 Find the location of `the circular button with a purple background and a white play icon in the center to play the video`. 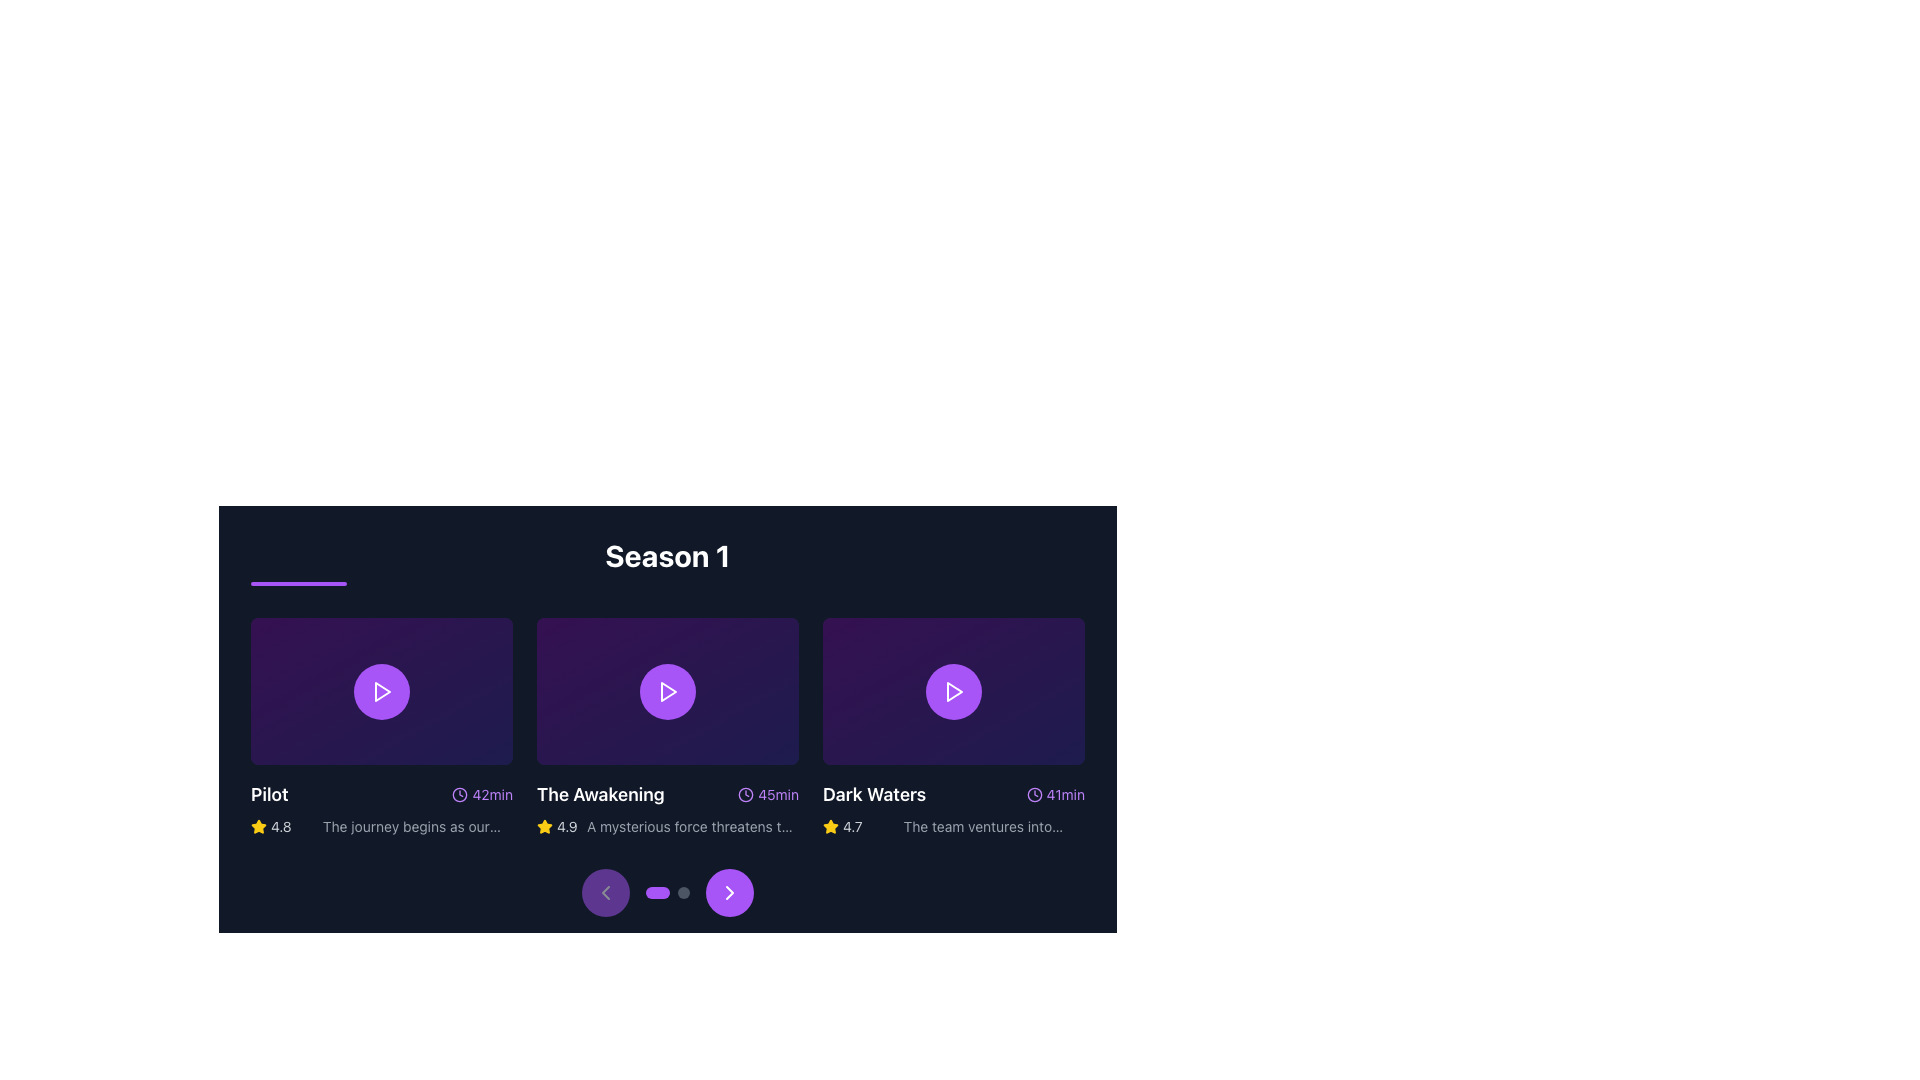

the circular button with a purple background and a white play icon in the center to play the video is located at coordinates (667, 689).